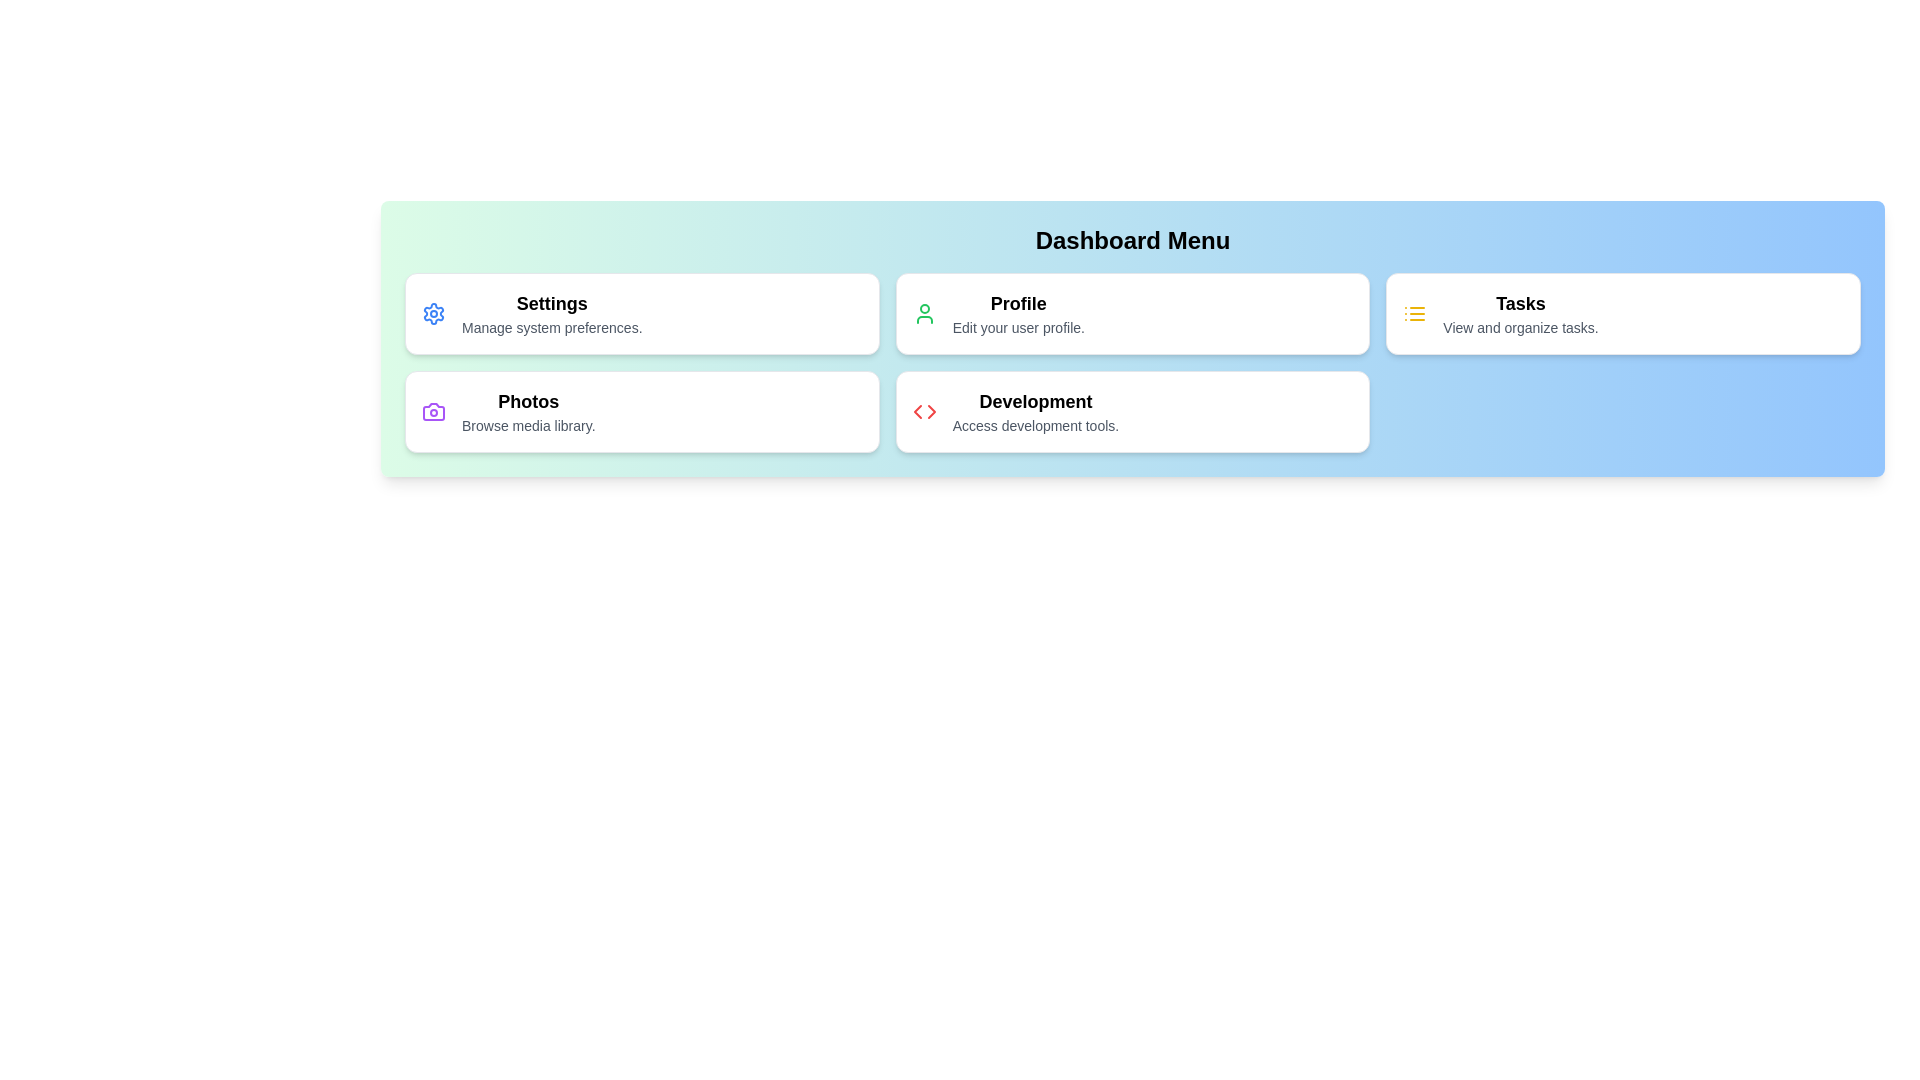 Image resolution: width=1920 pixels, height=1080 pixels. What do you see at coordinates (1132, 411) in the screenshot?
I see `the menu item corresponding to Development` at bounding box center [1132, 411].